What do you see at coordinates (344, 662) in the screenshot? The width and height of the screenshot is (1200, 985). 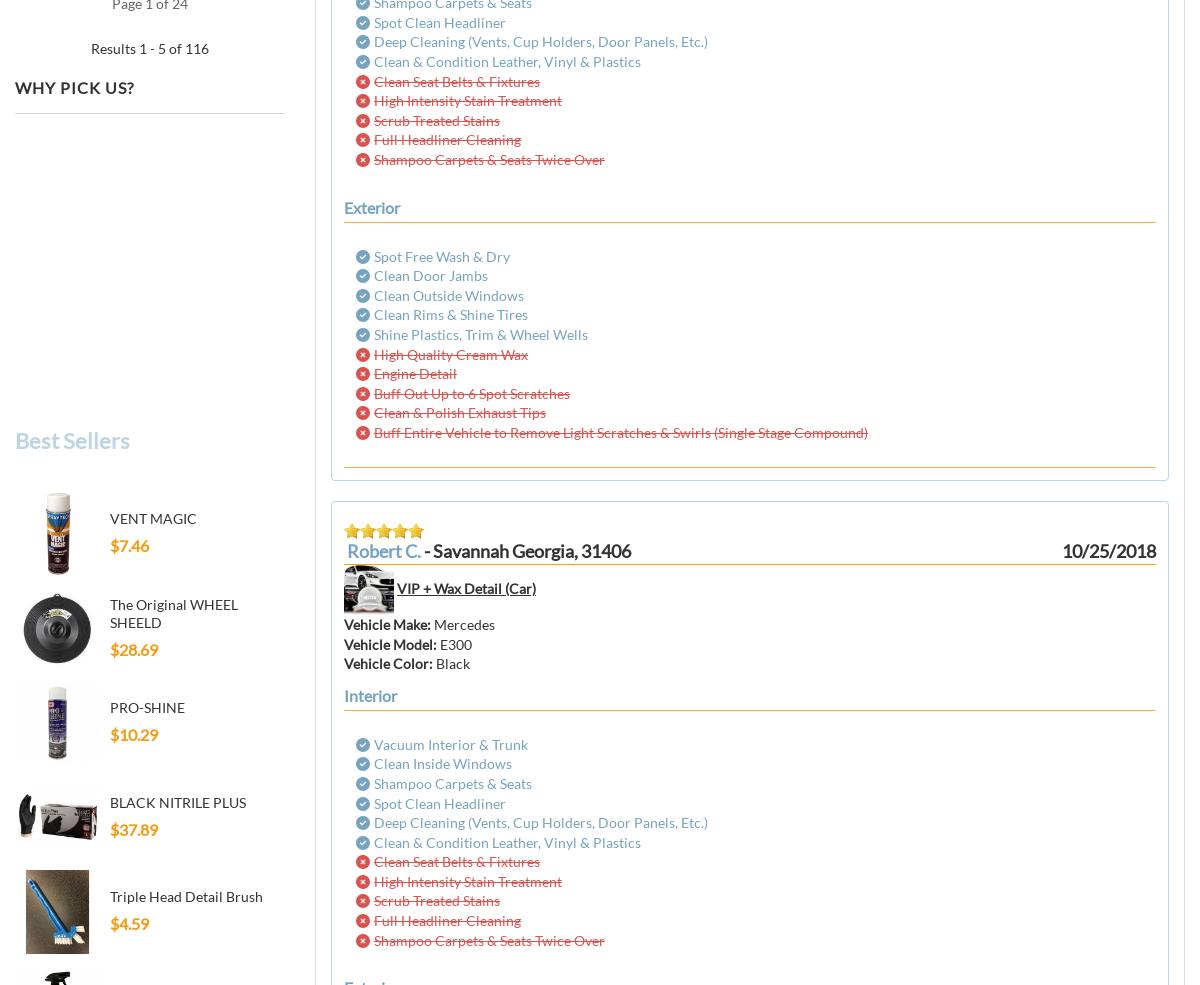 I see `'Vehicle Color'` at bounding box center [344, 662].